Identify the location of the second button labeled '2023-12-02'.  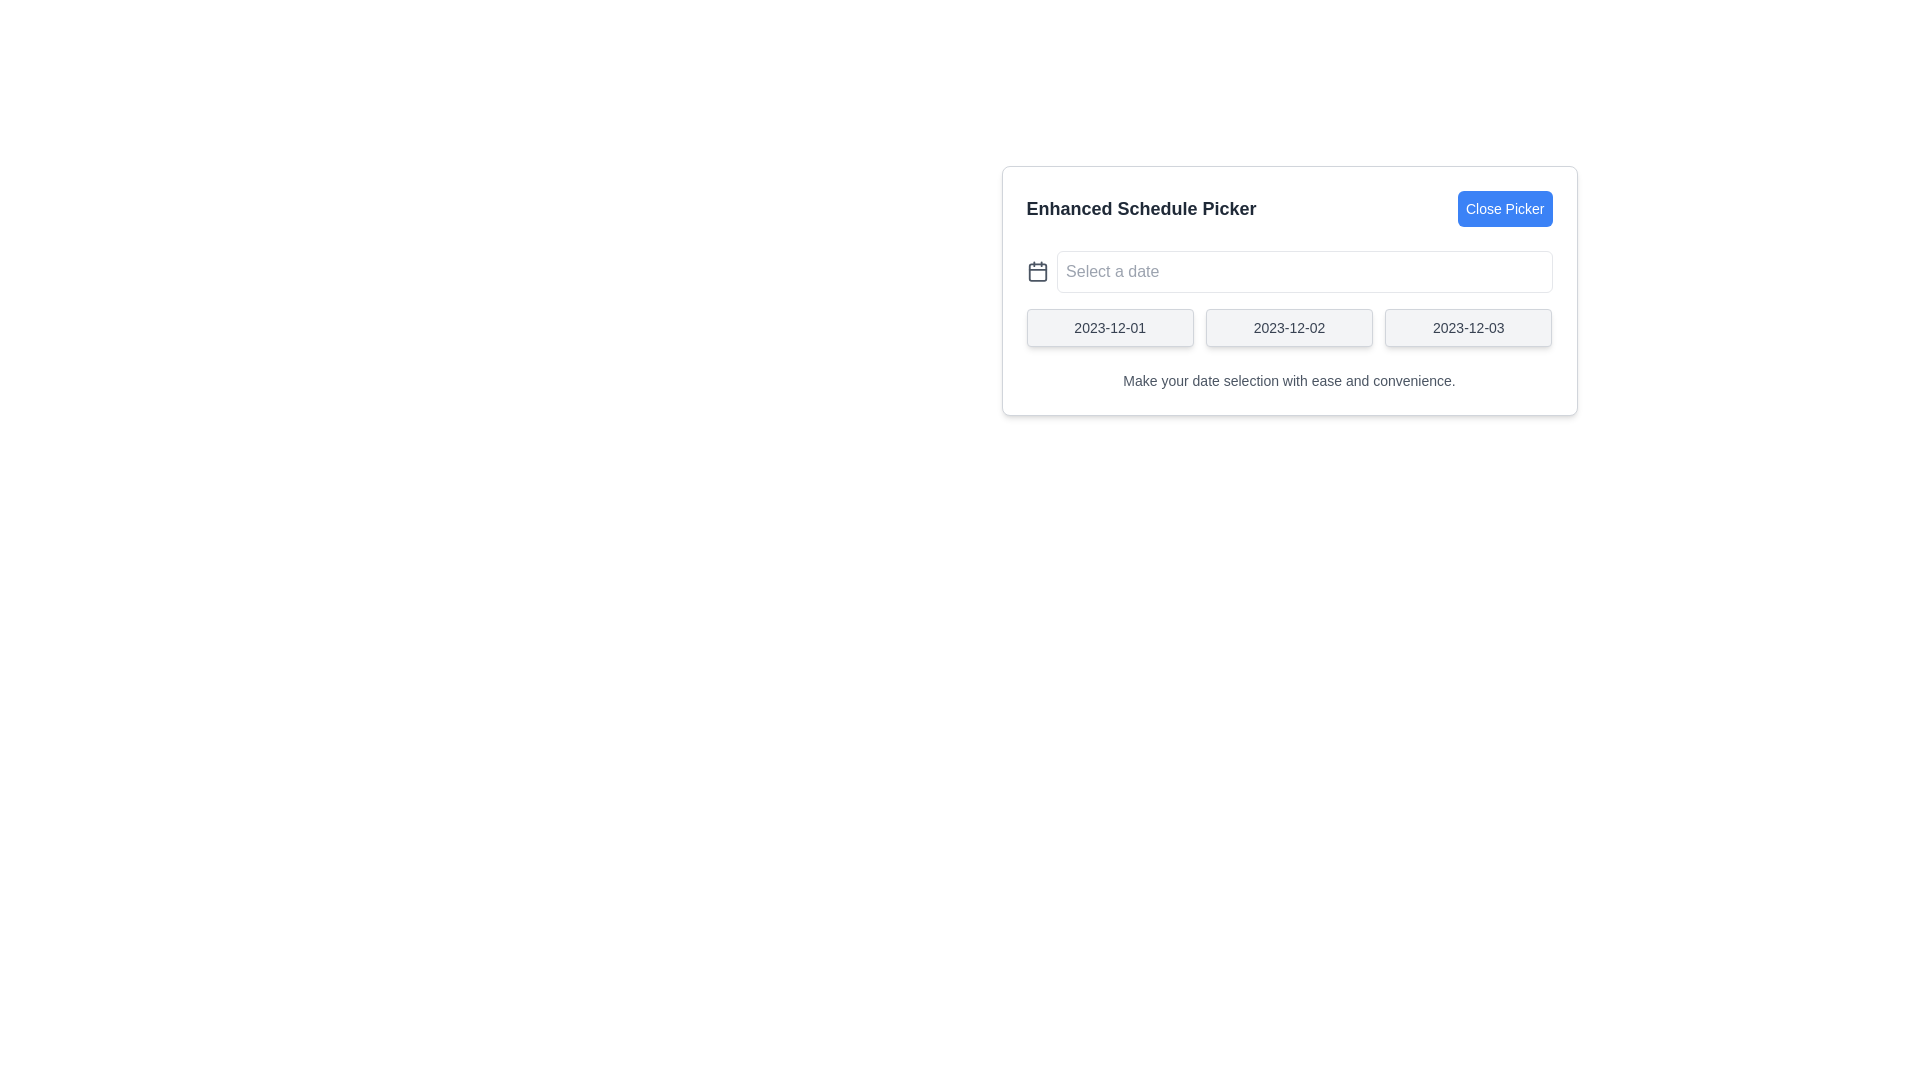
(1289, 326).